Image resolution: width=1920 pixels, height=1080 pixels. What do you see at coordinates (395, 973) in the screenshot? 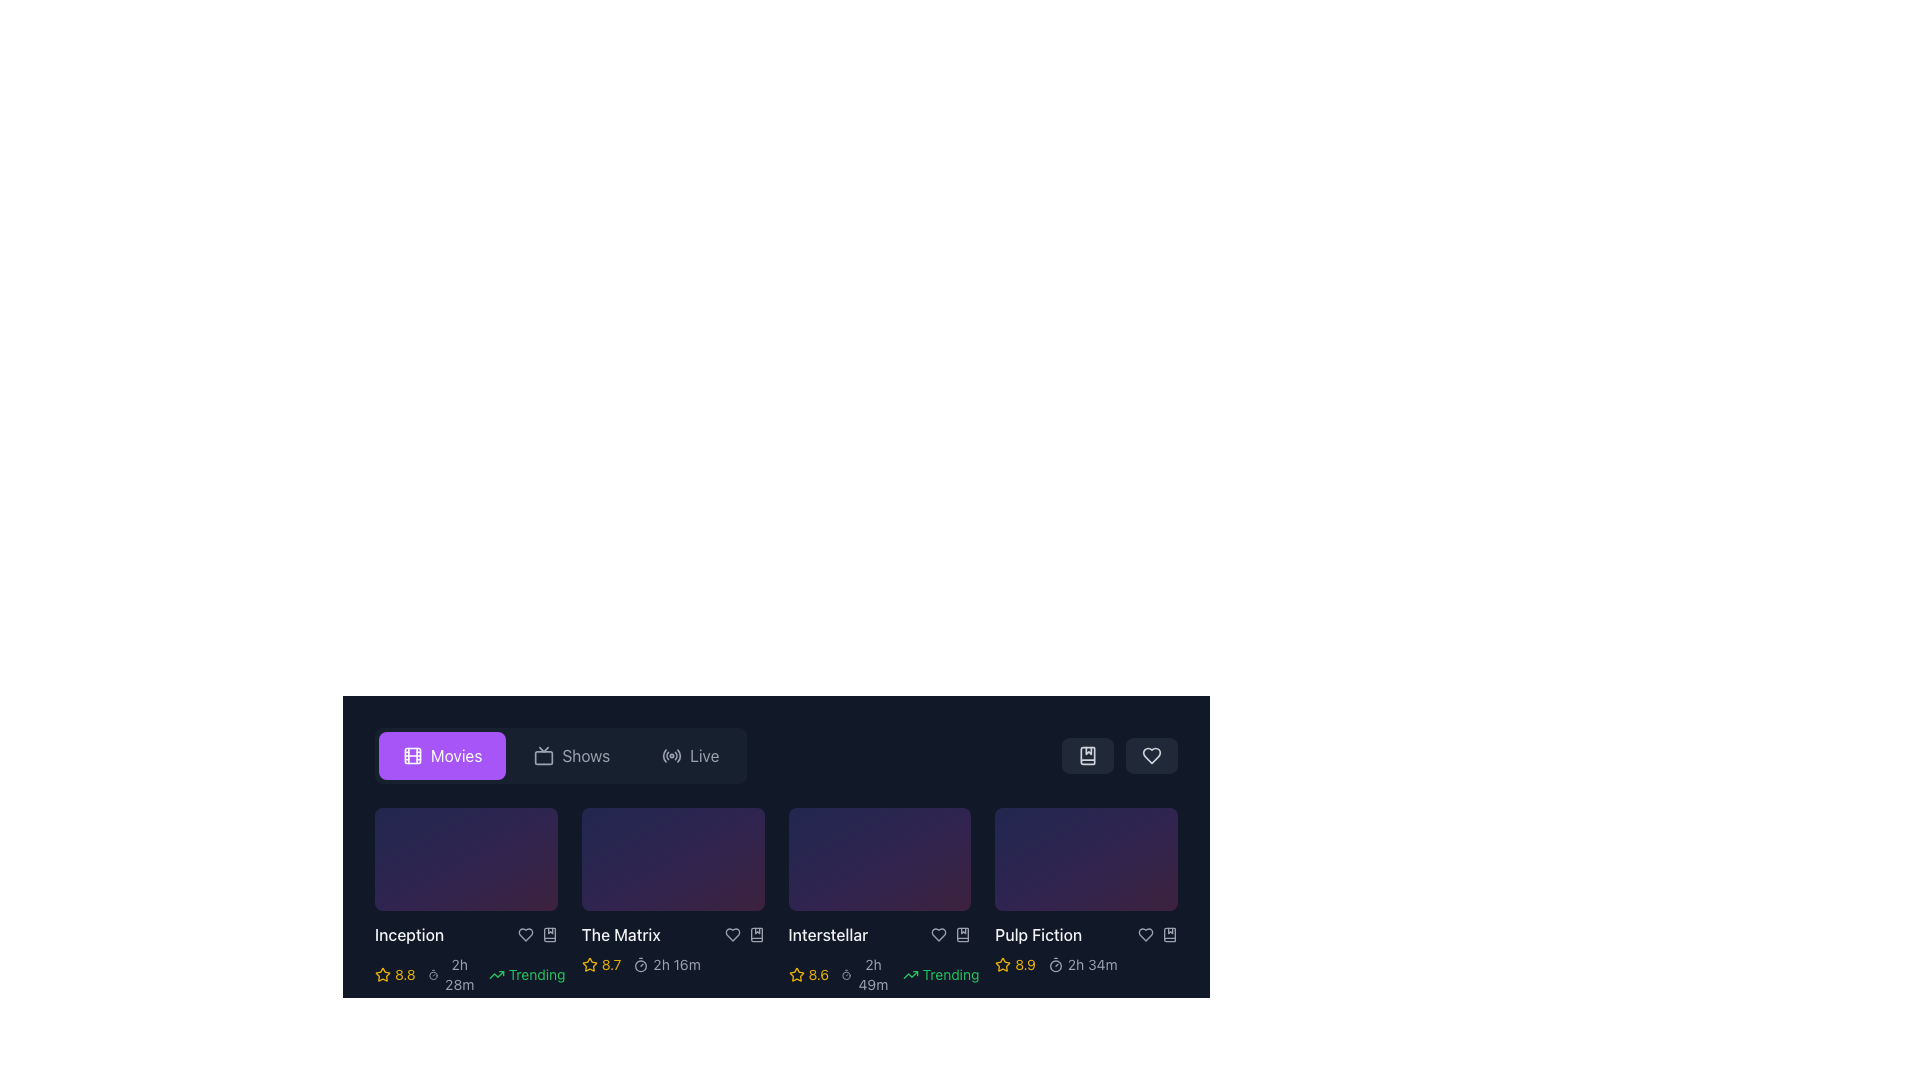
I see `the icon displaying the text '8.8' with a yellow star icon, located at the bottom-left of the first card in the grid` at bounding box center [395, 973].